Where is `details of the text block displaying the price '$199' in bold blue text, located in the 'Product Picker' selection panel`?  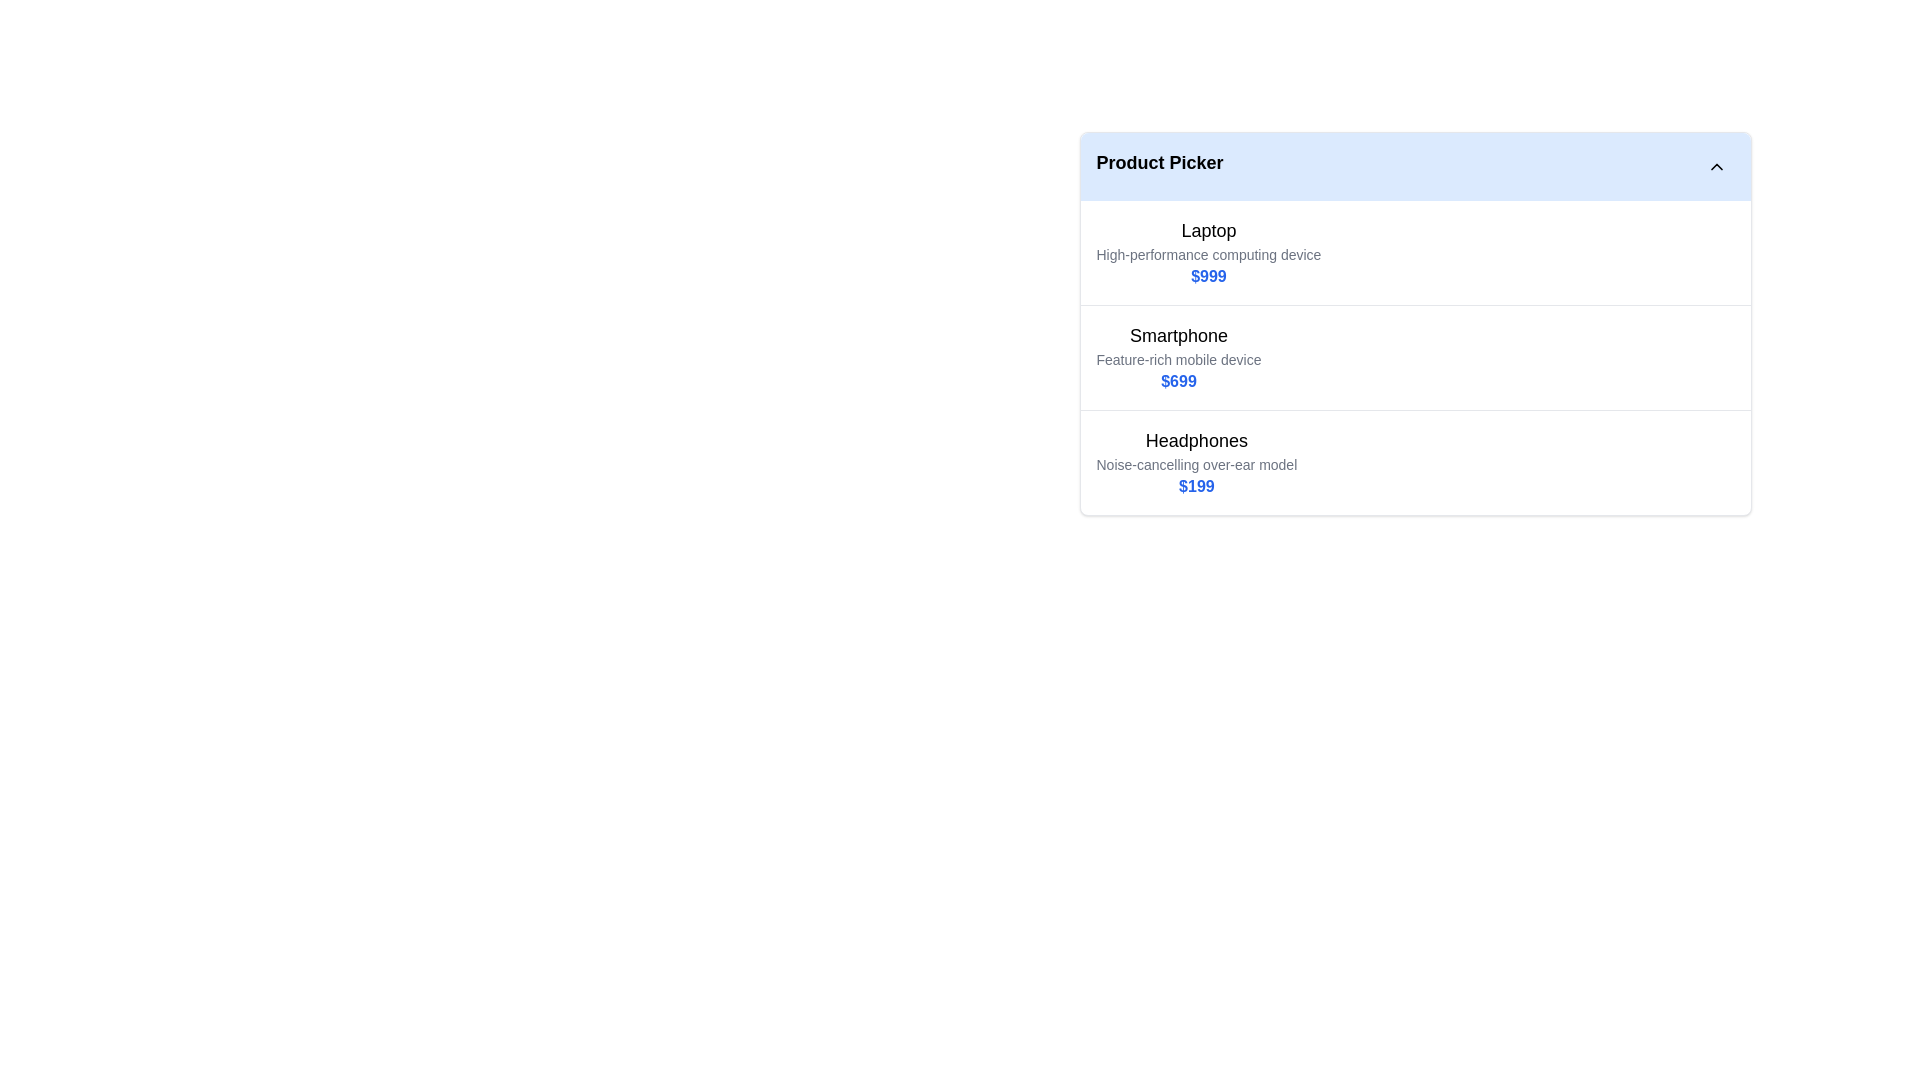
details of the text block displaying the price '$199' in bold blue text, located in the 'Product Picker' selection panel is located at coordinates (1196, 462).